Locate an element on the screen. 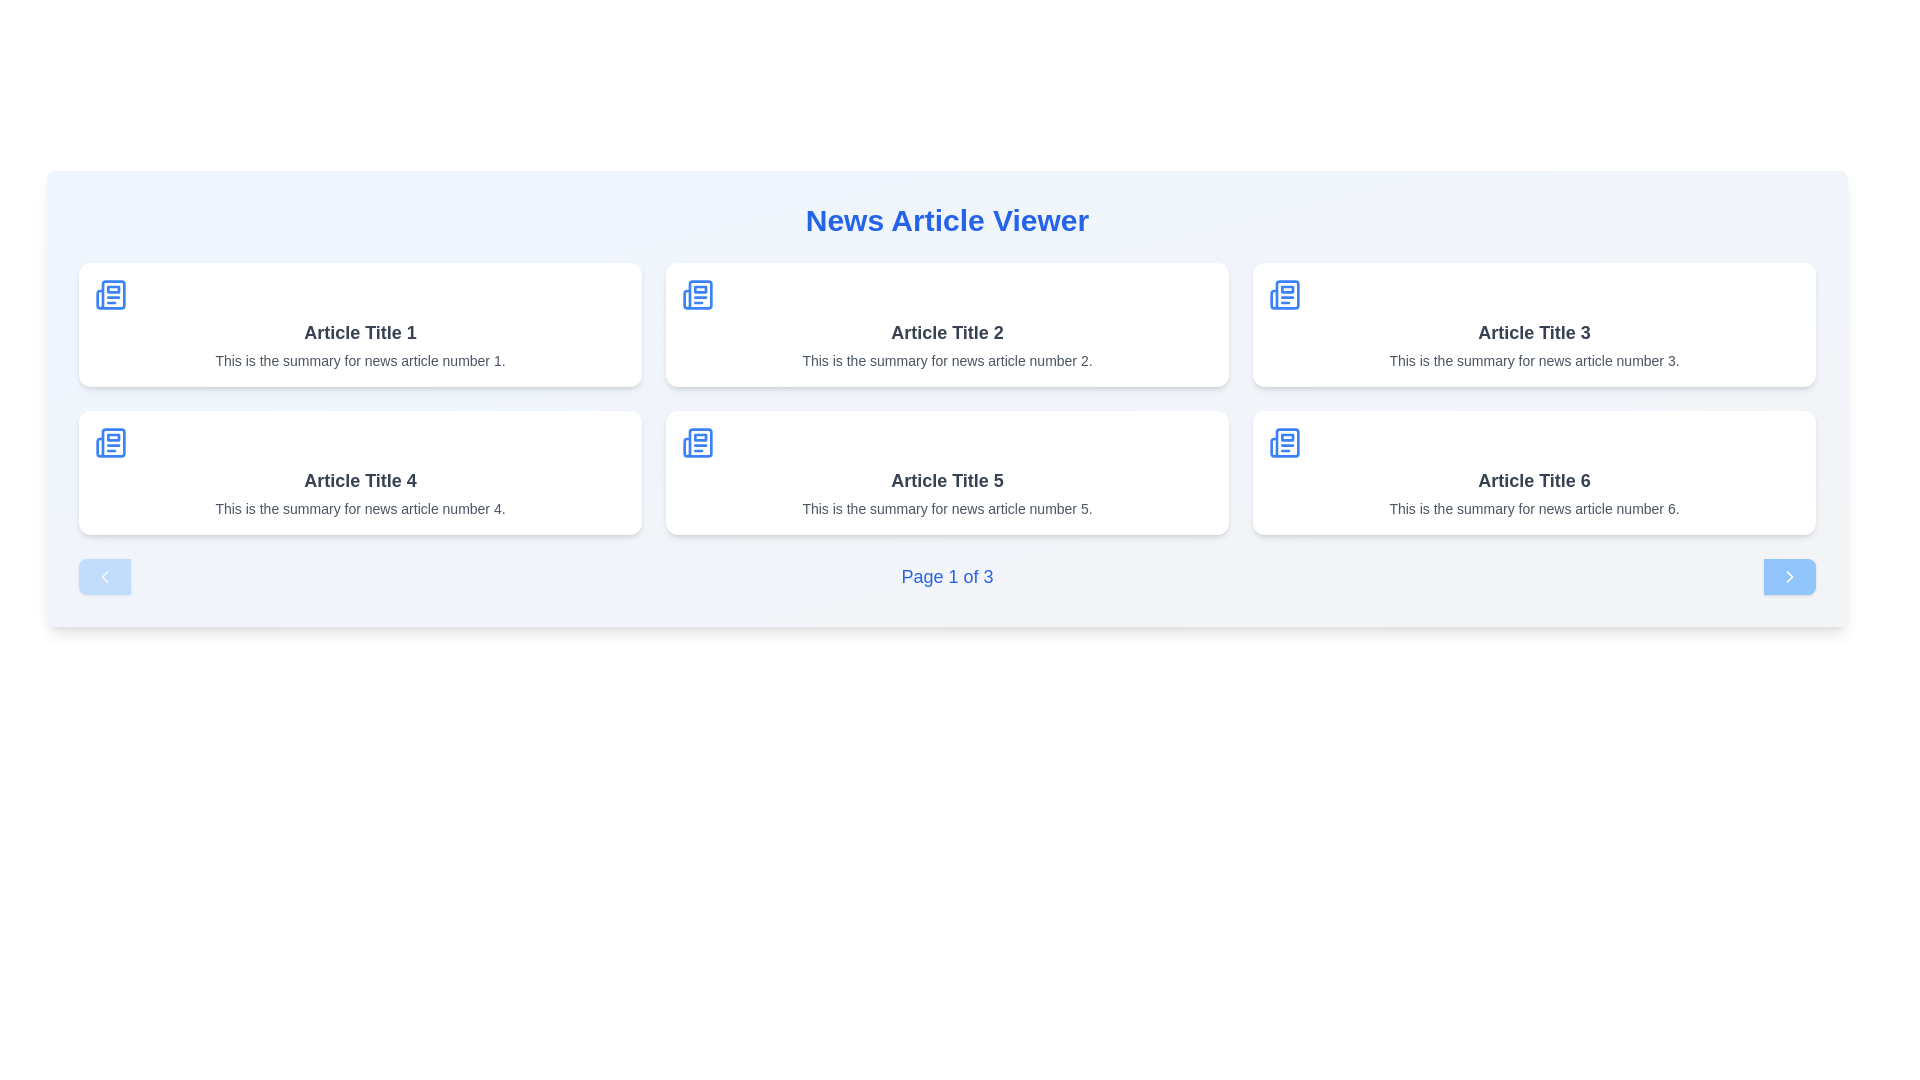  the icon located to the left of the title text in the card for 'Article Title 3' is located at coordinates (1285, 294).